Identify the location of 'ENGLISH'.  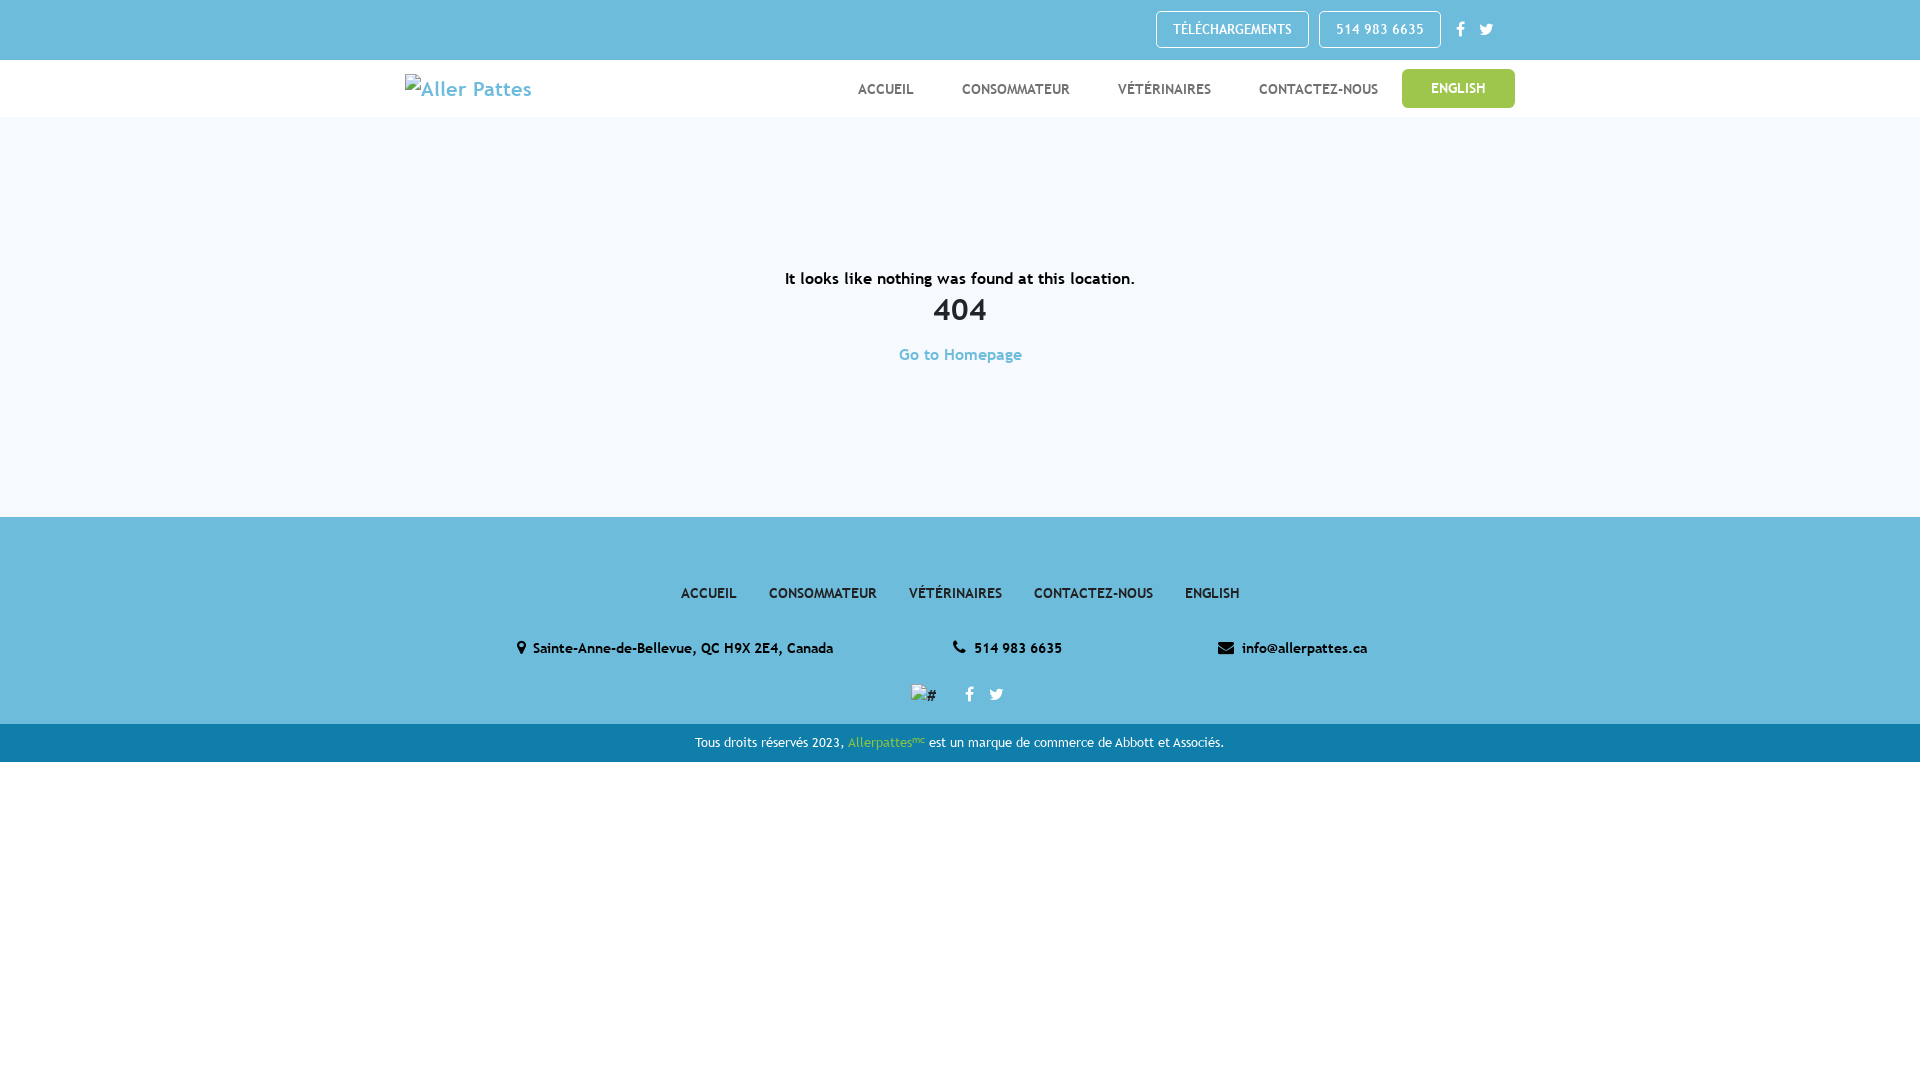
(1458, 87).